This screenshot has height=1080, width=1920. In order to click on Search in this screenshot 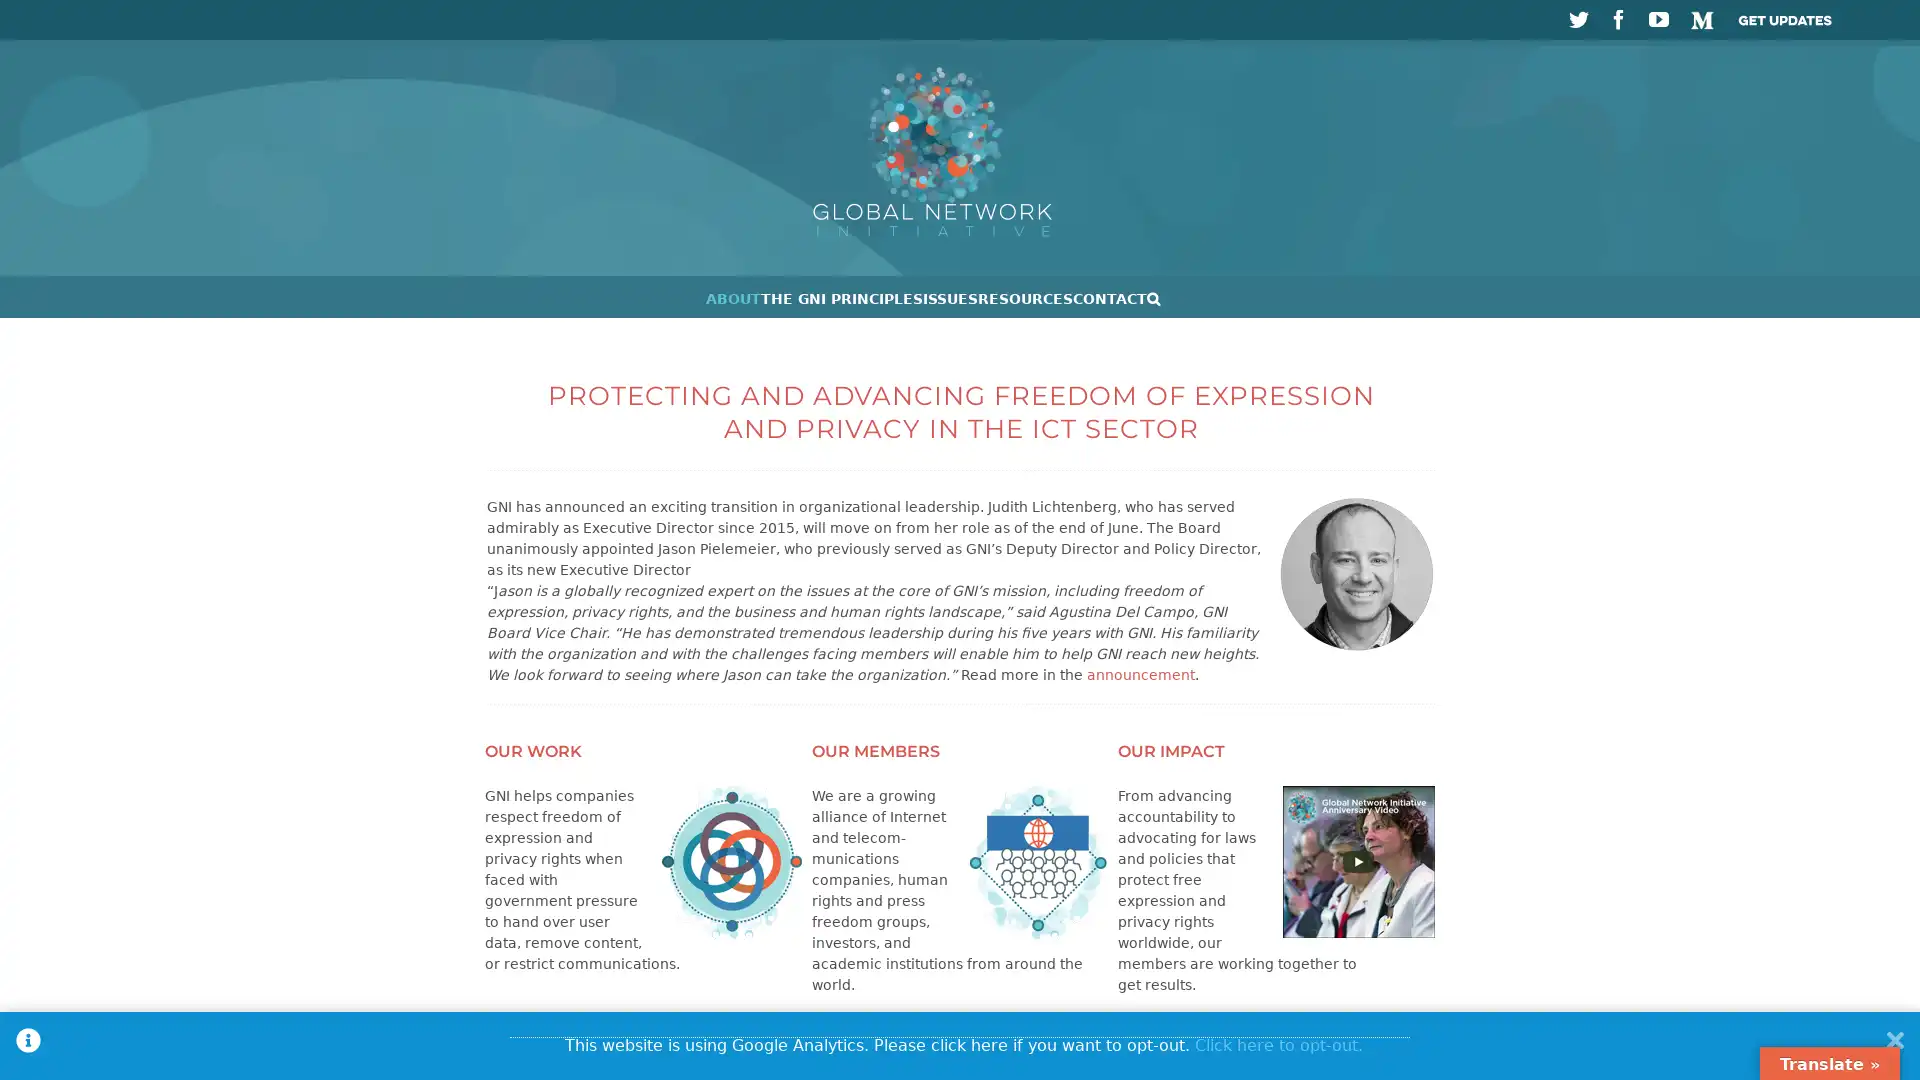, I will do `click(1152, 299)`.